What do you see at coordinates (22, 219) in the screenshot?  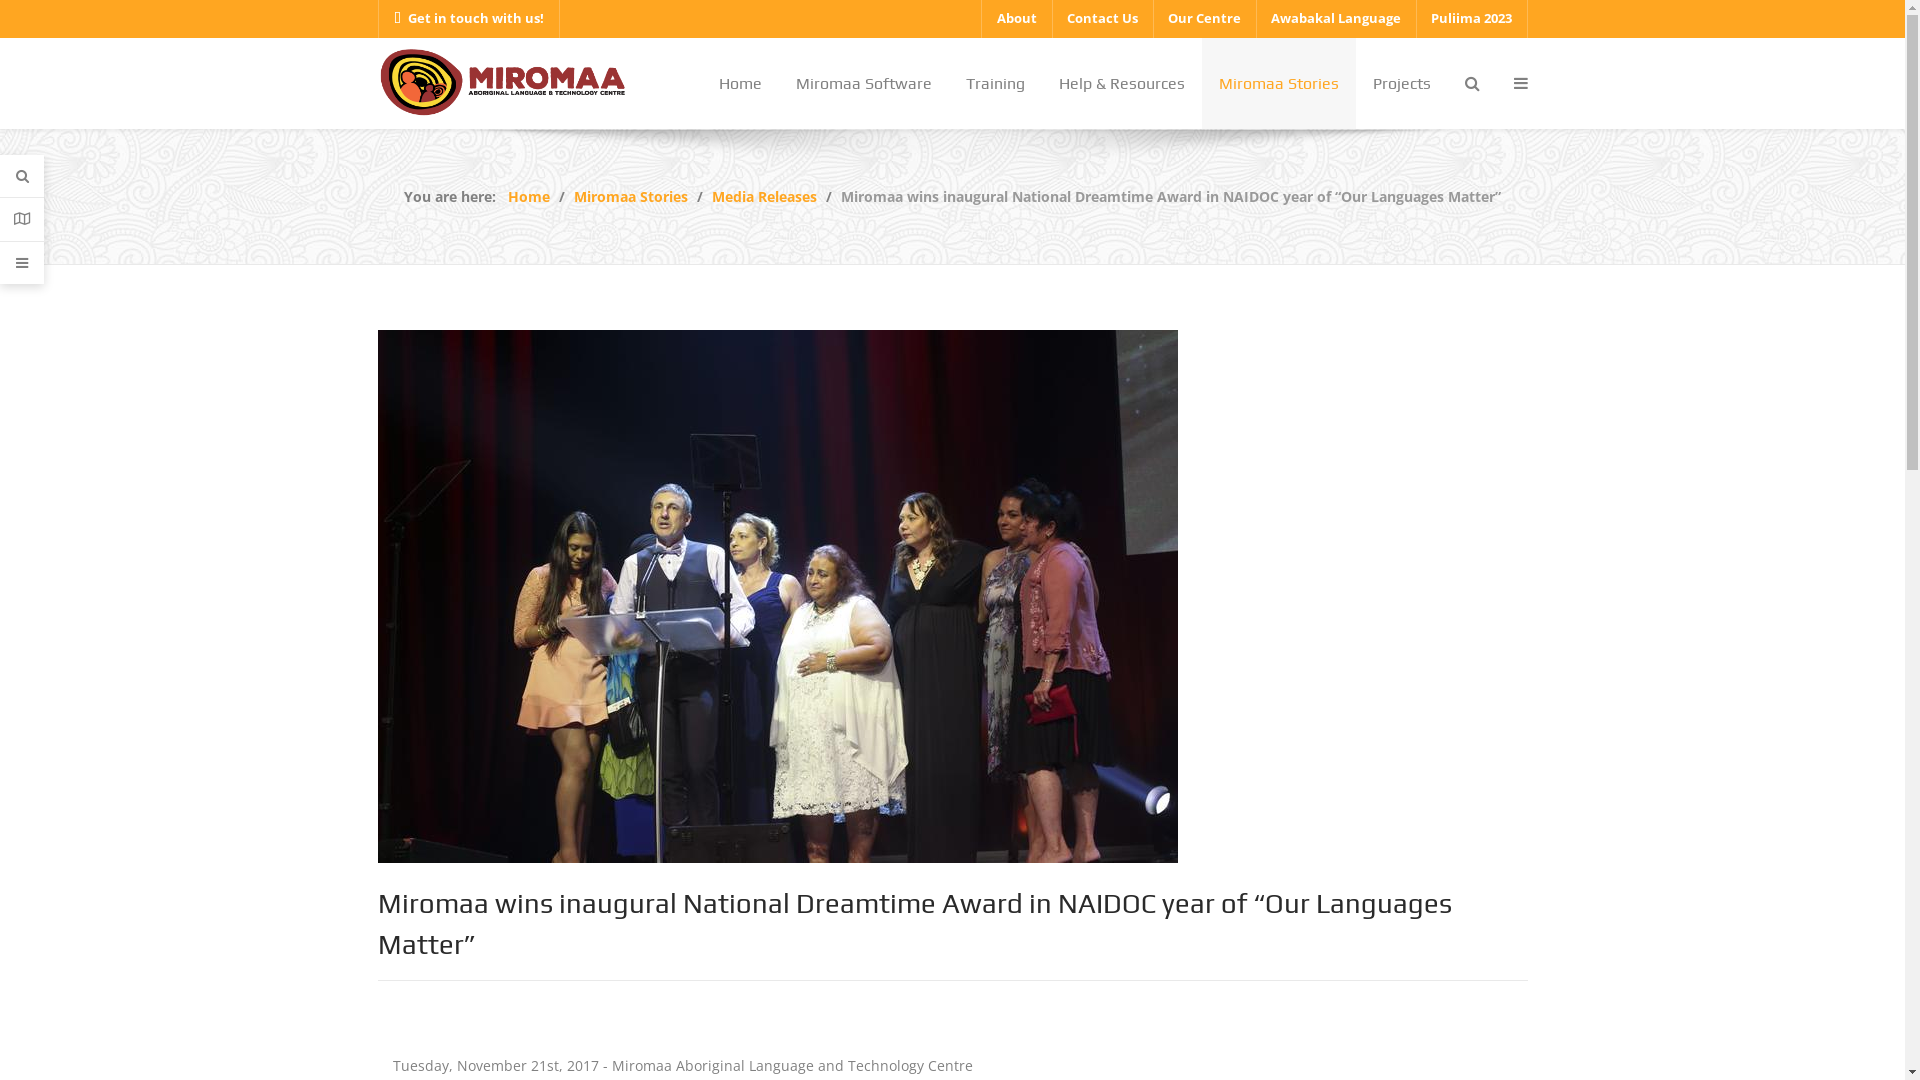 I see `'Contacts'` at bounding box center [22, 219].